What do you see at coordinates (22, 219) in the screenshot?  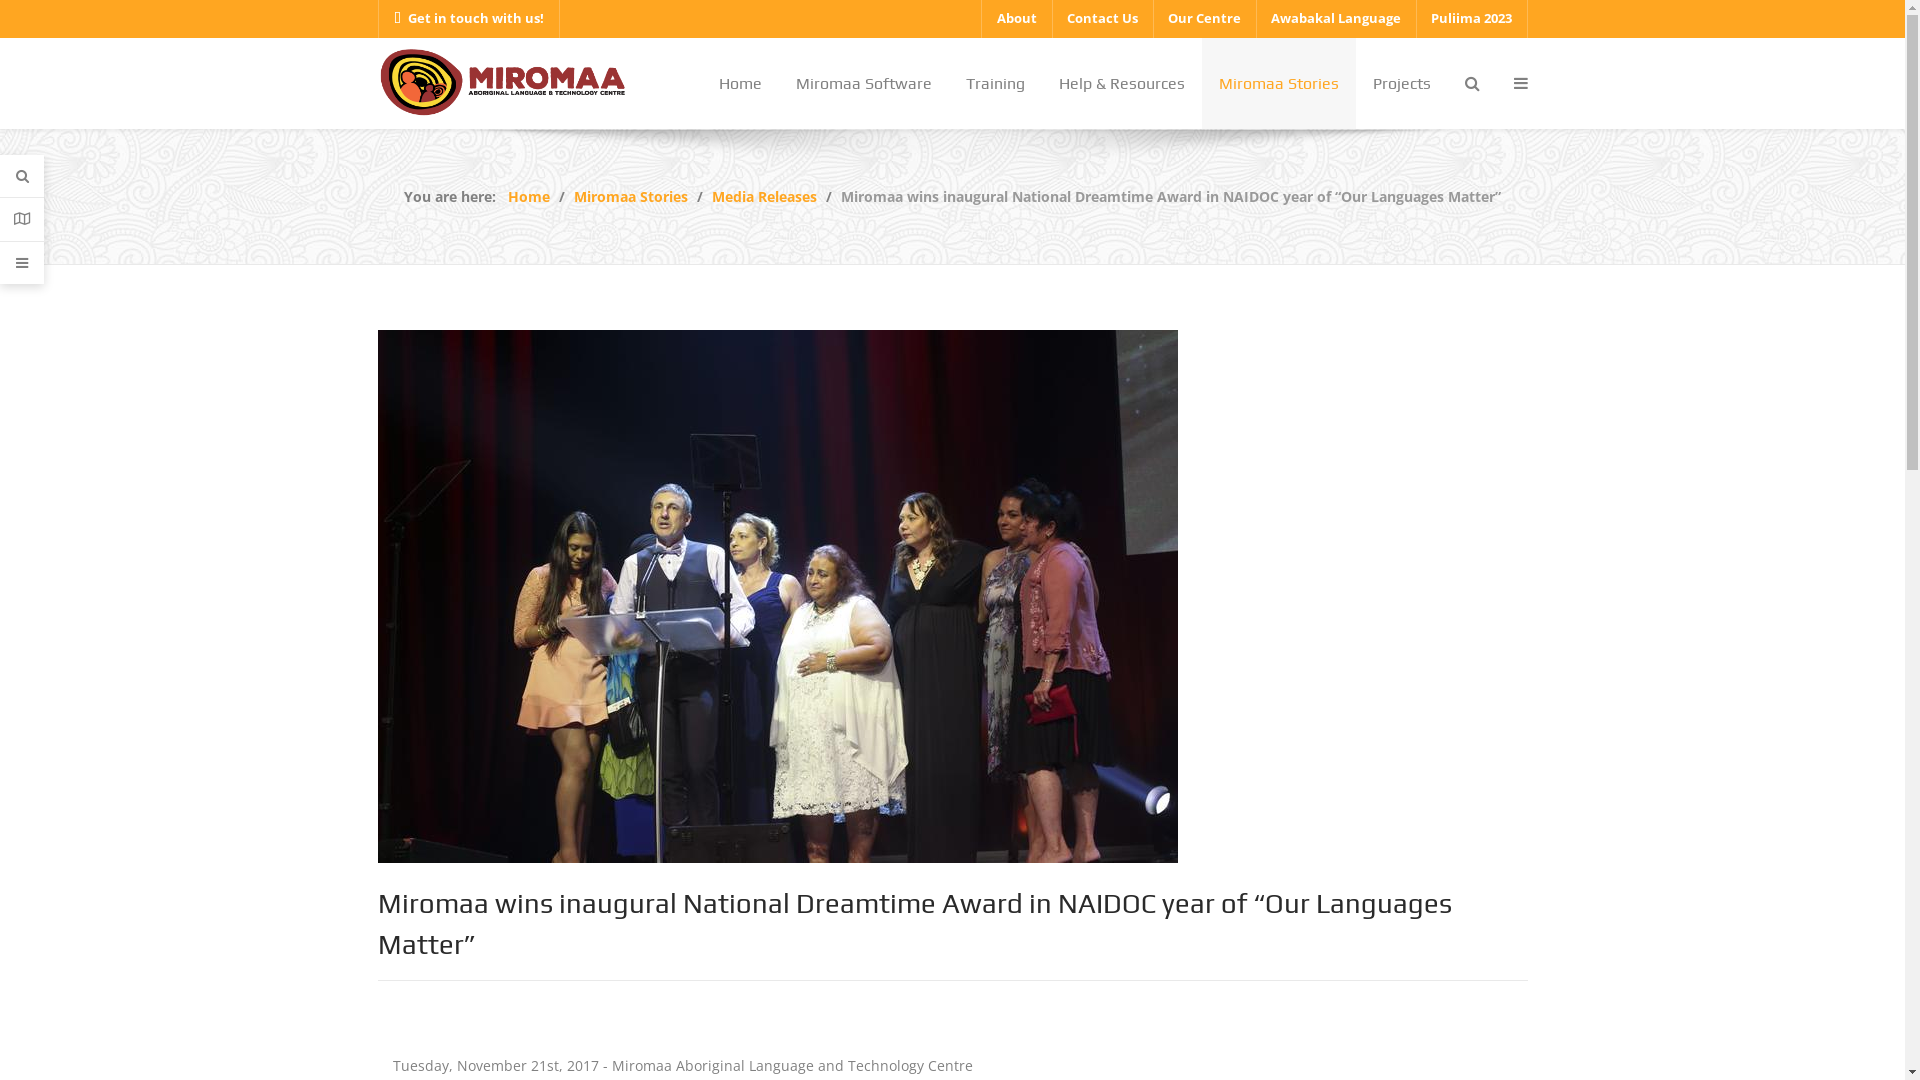 I see `'Contacts'` at bounding box center [22, 219].